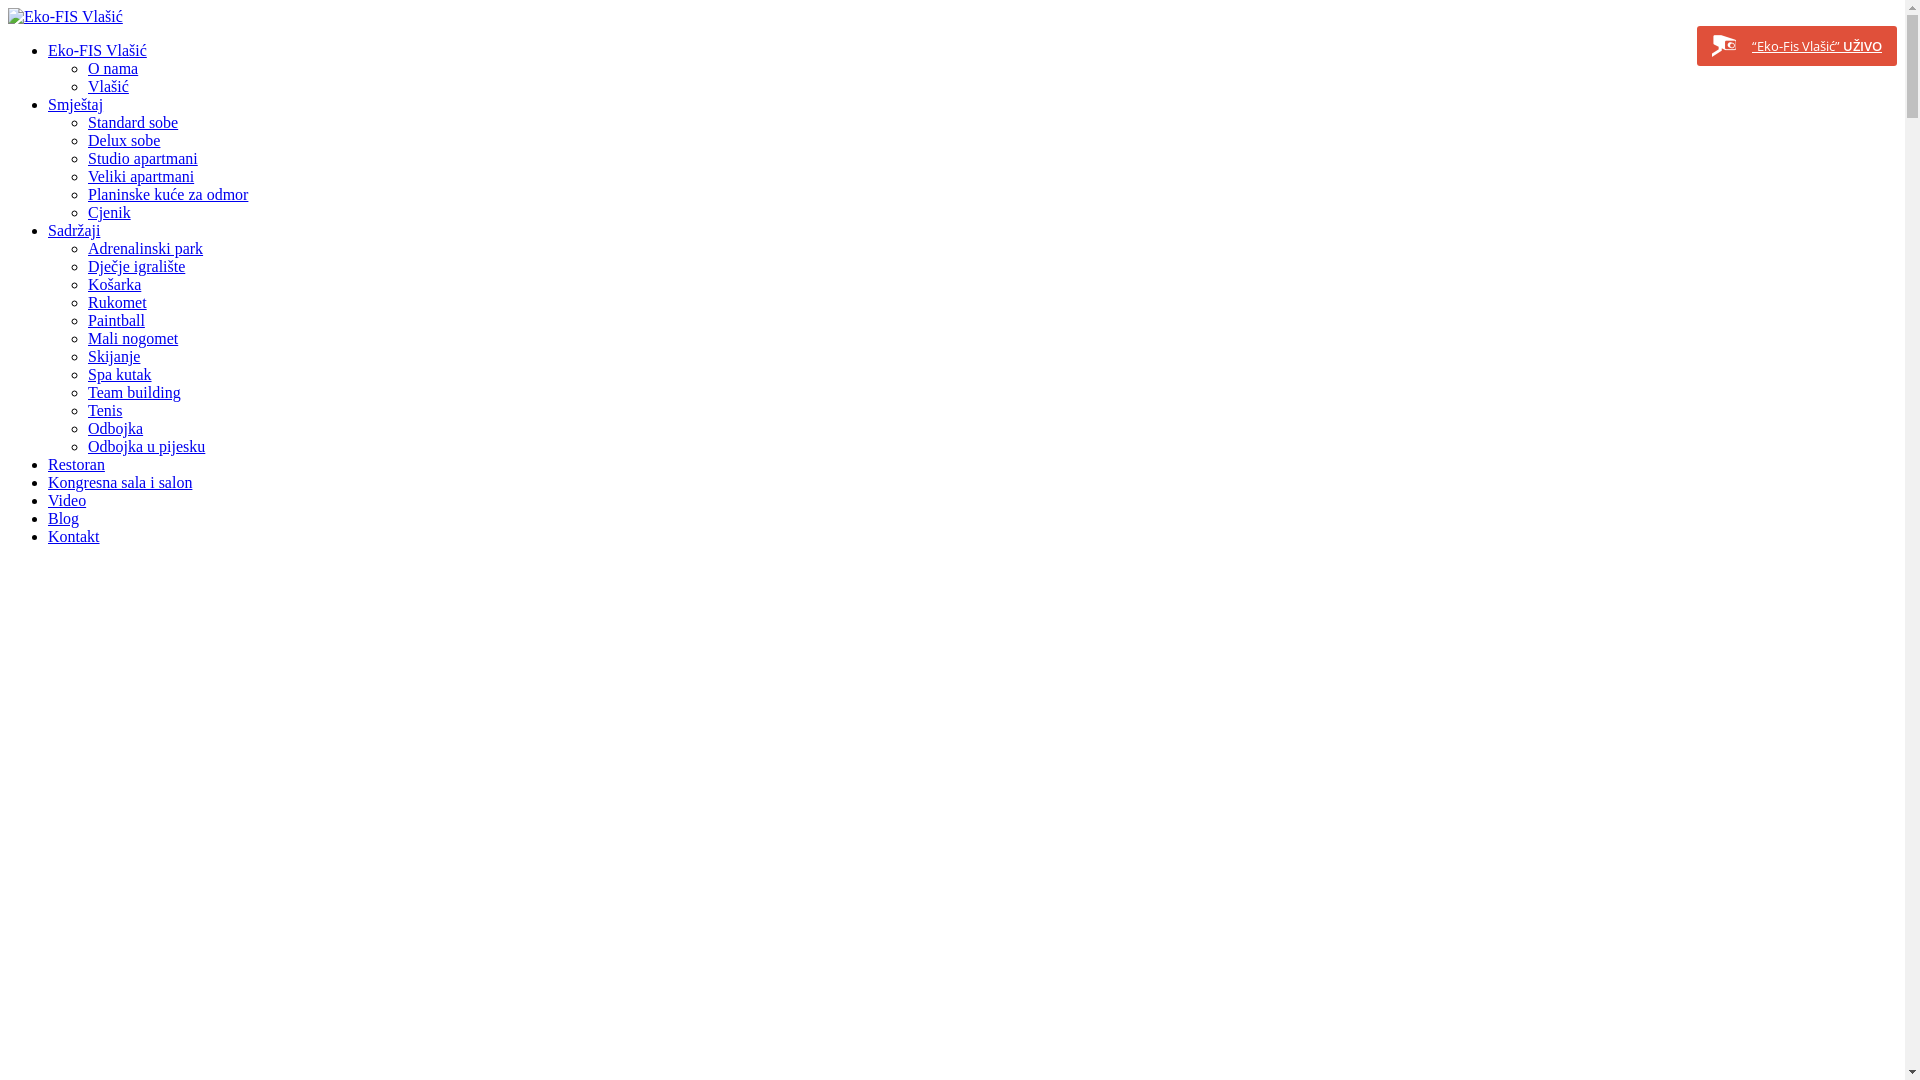 This screenshot has width=1920, height=1080. I want to click on 'Cjenik', so click(108, 212).